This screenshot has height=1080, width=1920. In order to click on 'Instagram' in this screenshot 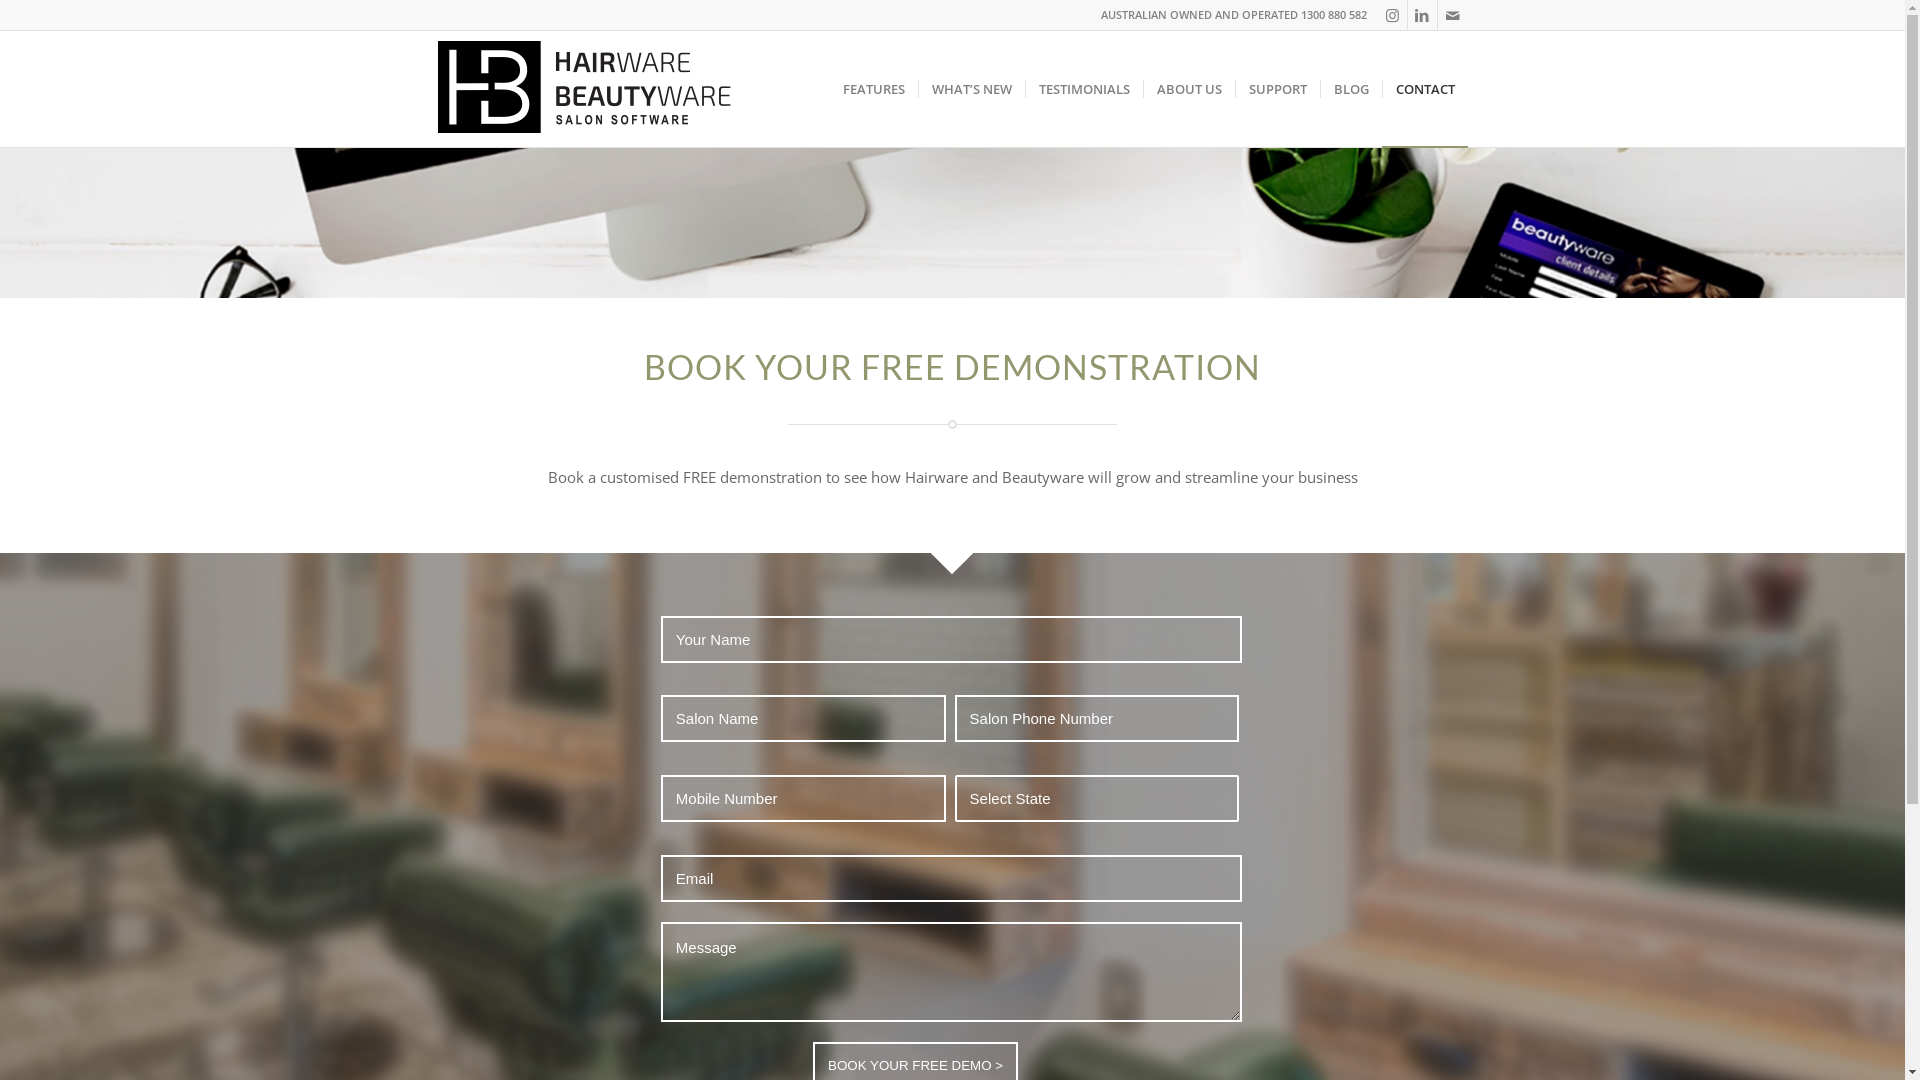, I will do `click(1376, 15)`.